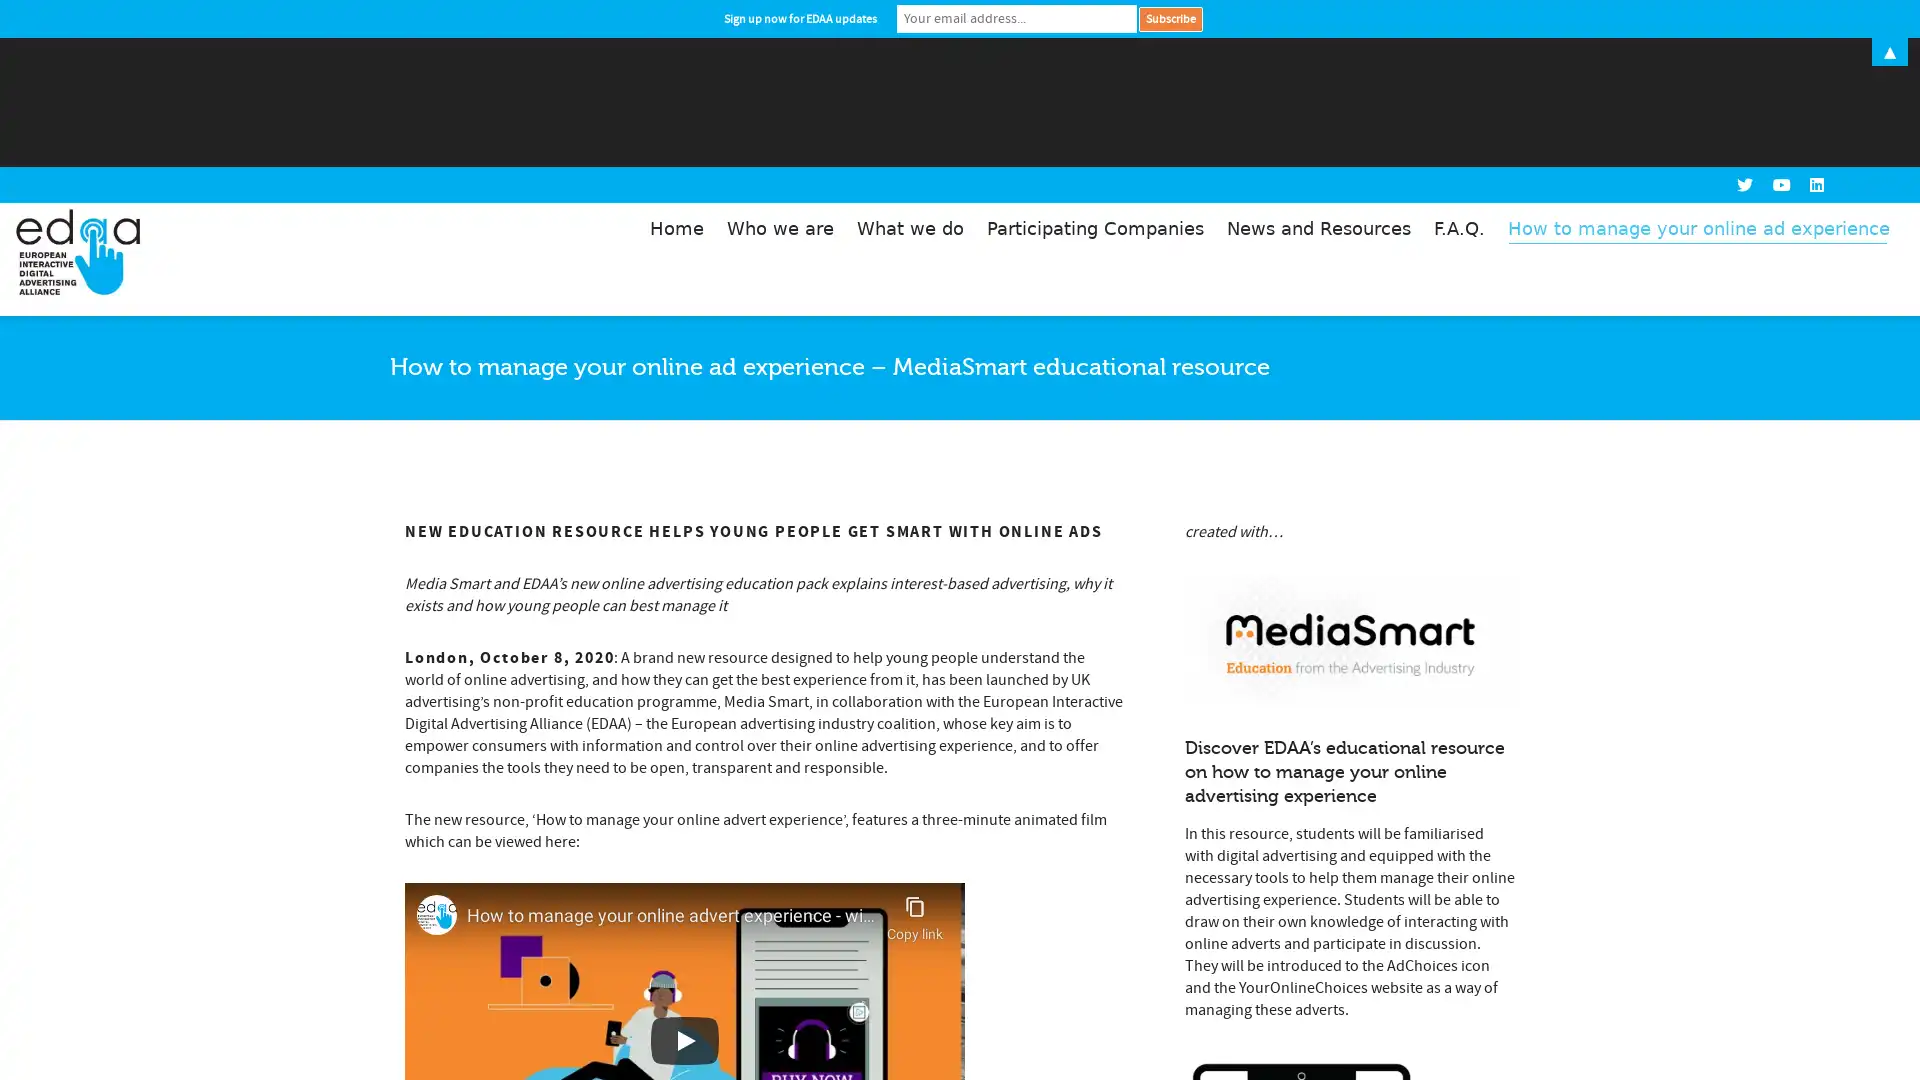 The height and width of the screenshot is (1080, 1920). I want to click on Subscribe, so click(1170, 18).